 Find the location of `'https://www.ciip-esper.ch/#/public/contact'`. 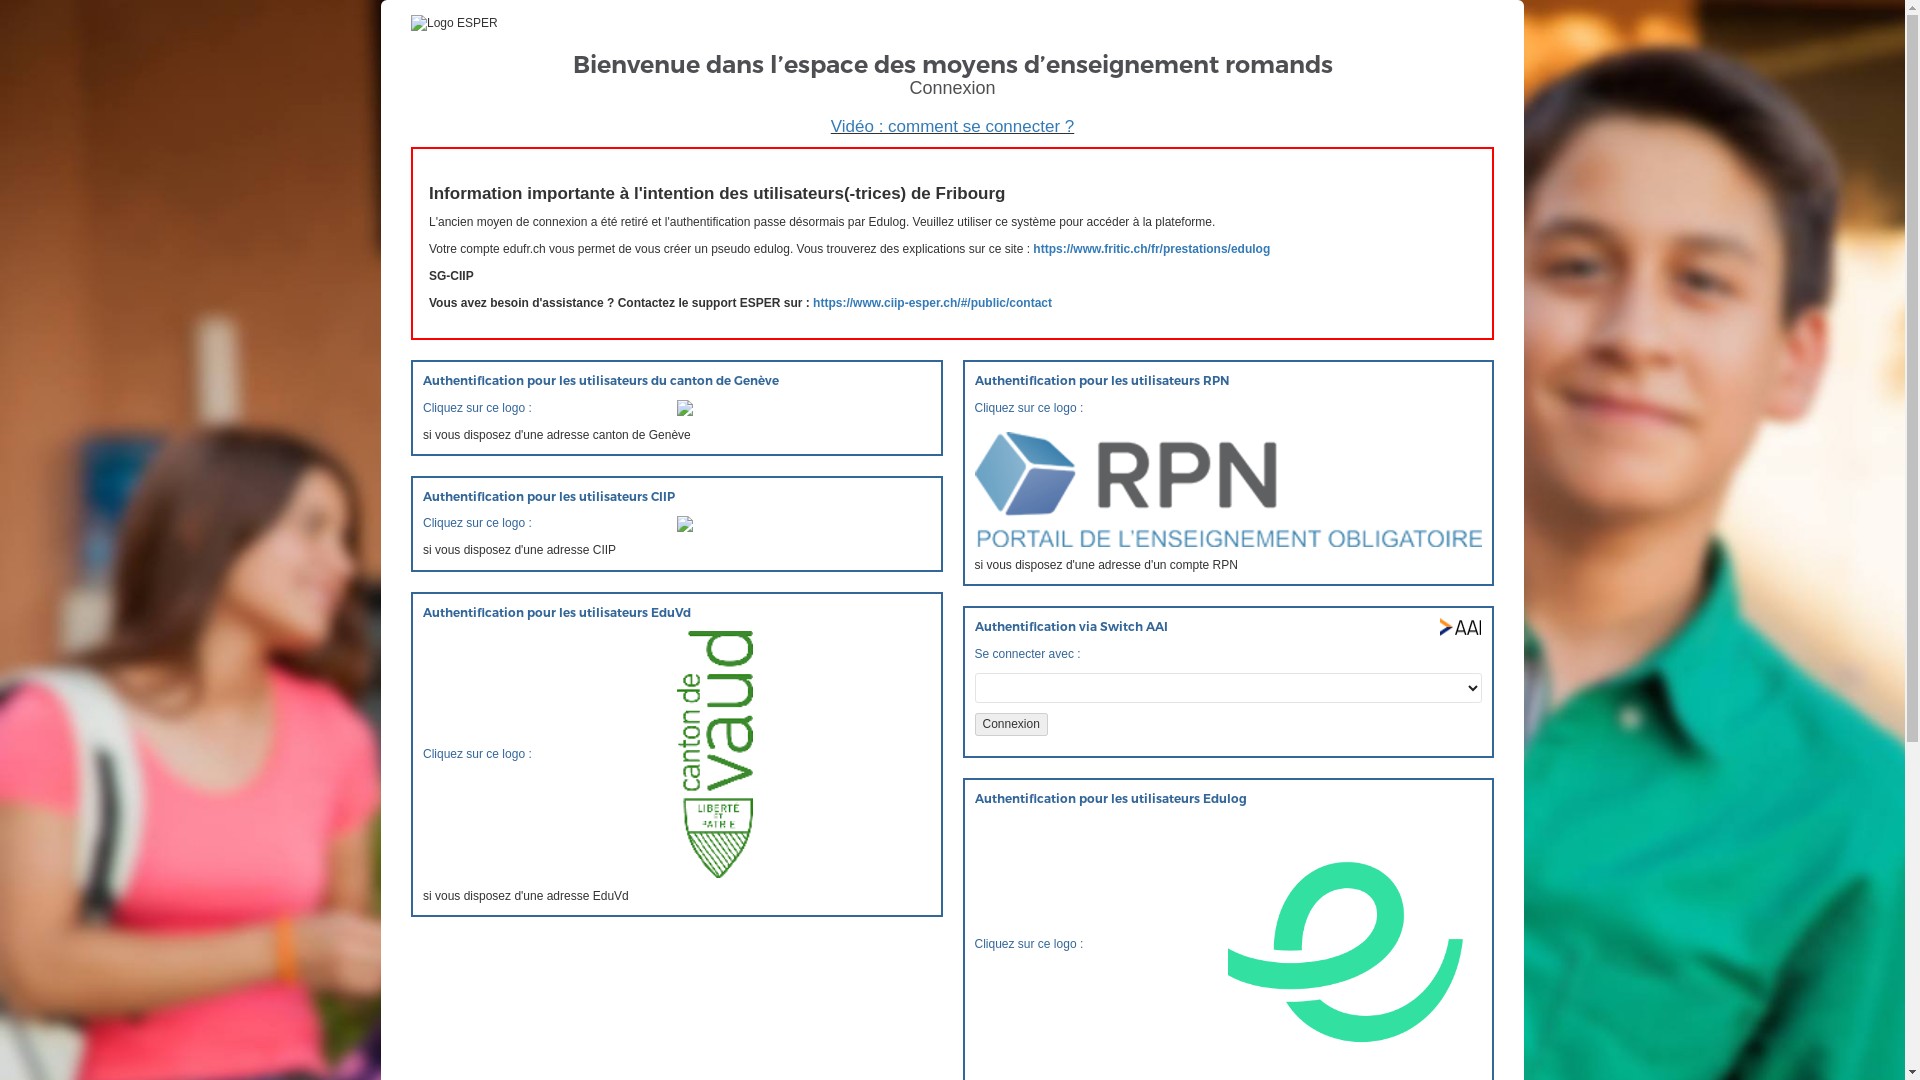

'https://www.ciip-esper.ch/#/public/contact' is located at coordinates (931, 303).